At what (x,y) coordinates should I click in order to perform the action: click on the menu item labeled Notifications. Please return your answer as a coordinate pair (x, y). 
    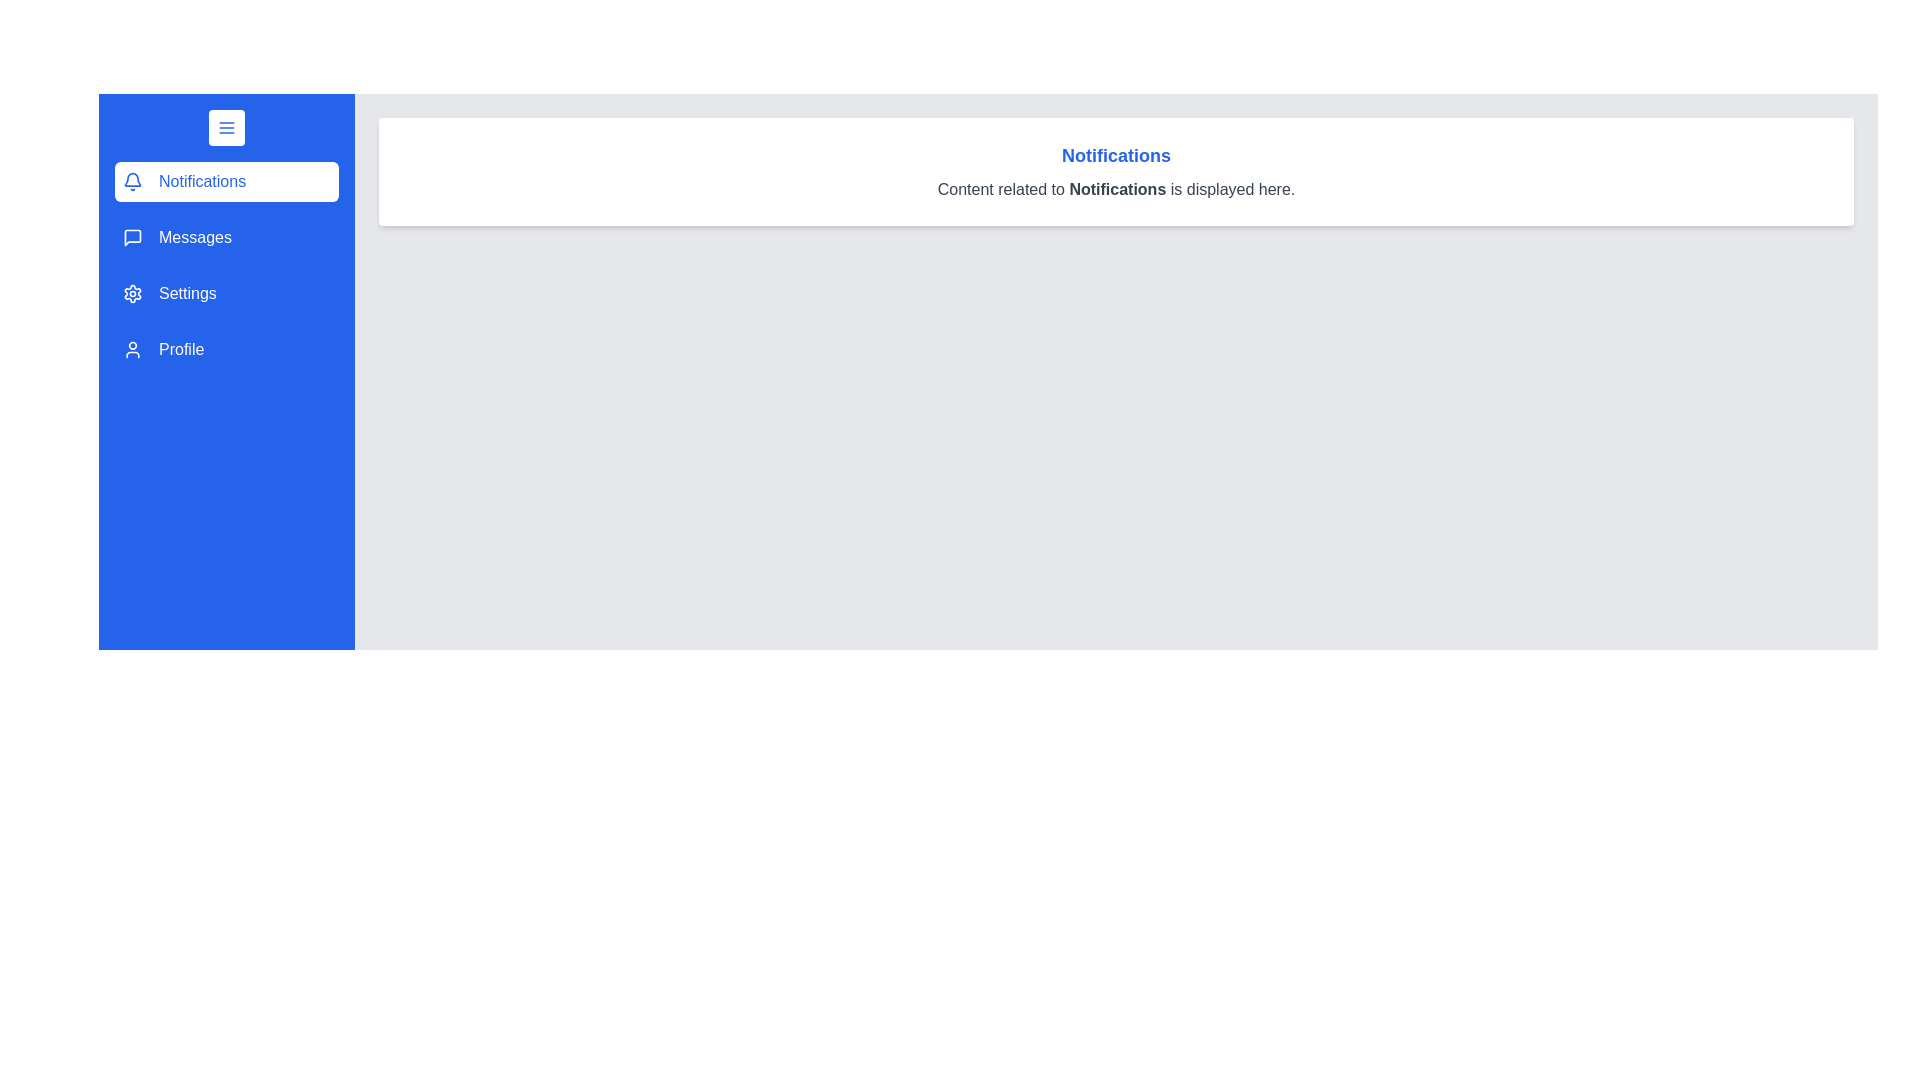
    Looking at the image, I should click on (226, 181).